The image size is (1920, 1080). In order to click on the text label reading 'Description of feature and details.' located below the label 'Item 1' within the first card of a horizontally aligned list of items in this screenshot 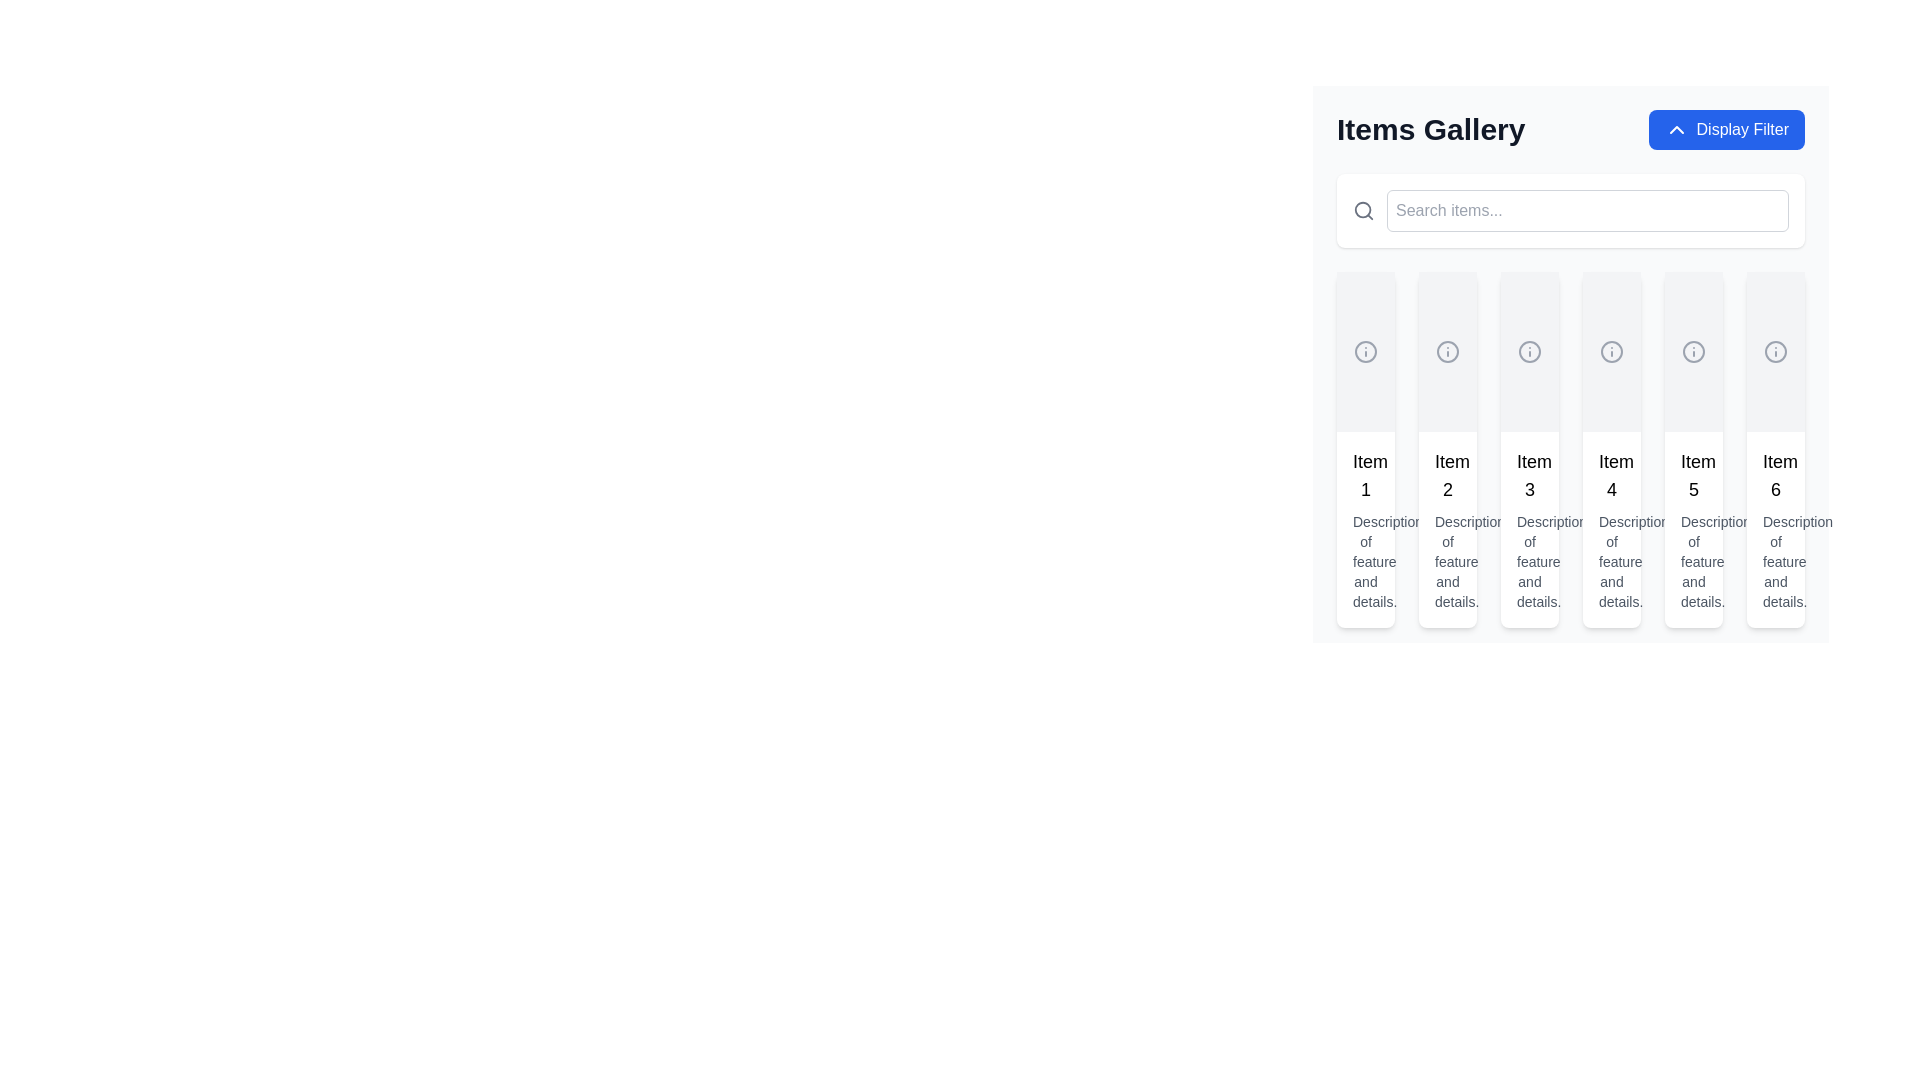, I will do `click(1365, 562)`.